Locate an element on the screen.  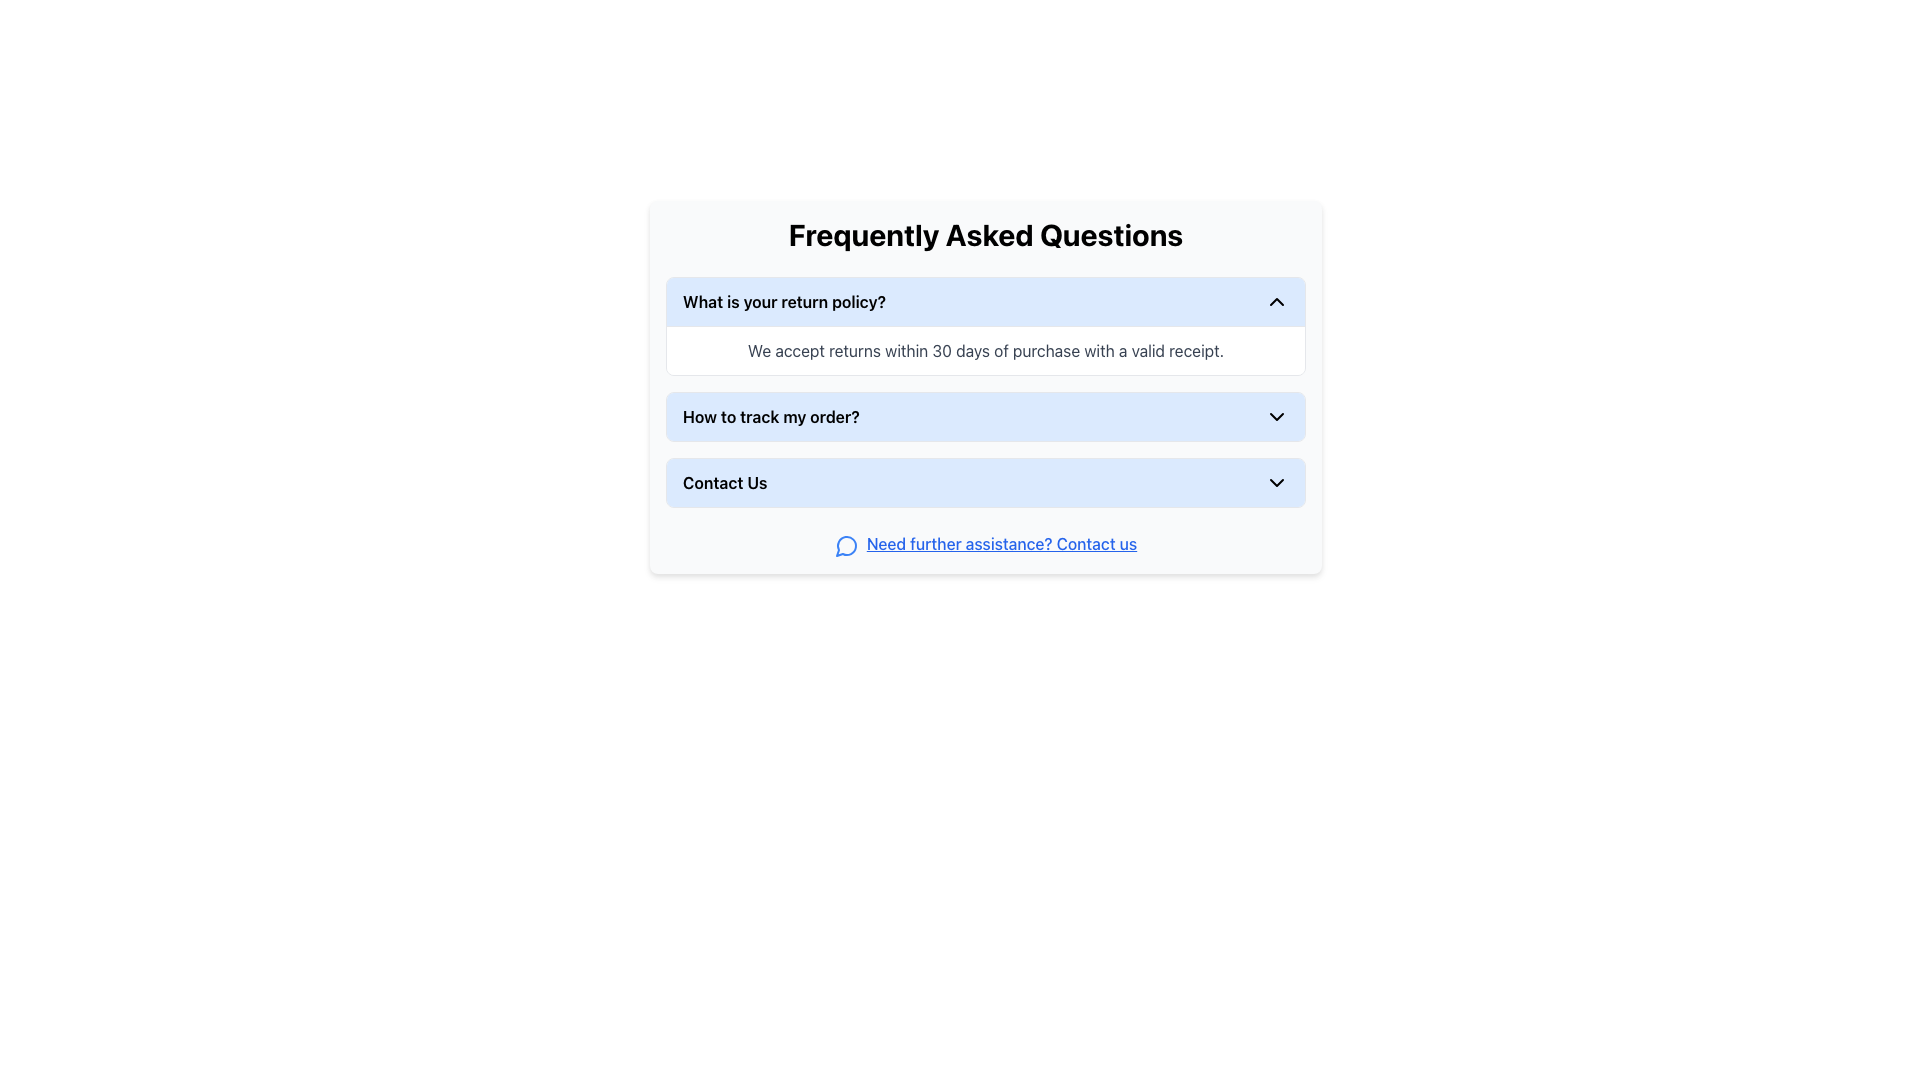
the messaging icon located to the left of the 'Need further assistance? Contact us' text link in the FAQ section is located at coordinates (846, 545).